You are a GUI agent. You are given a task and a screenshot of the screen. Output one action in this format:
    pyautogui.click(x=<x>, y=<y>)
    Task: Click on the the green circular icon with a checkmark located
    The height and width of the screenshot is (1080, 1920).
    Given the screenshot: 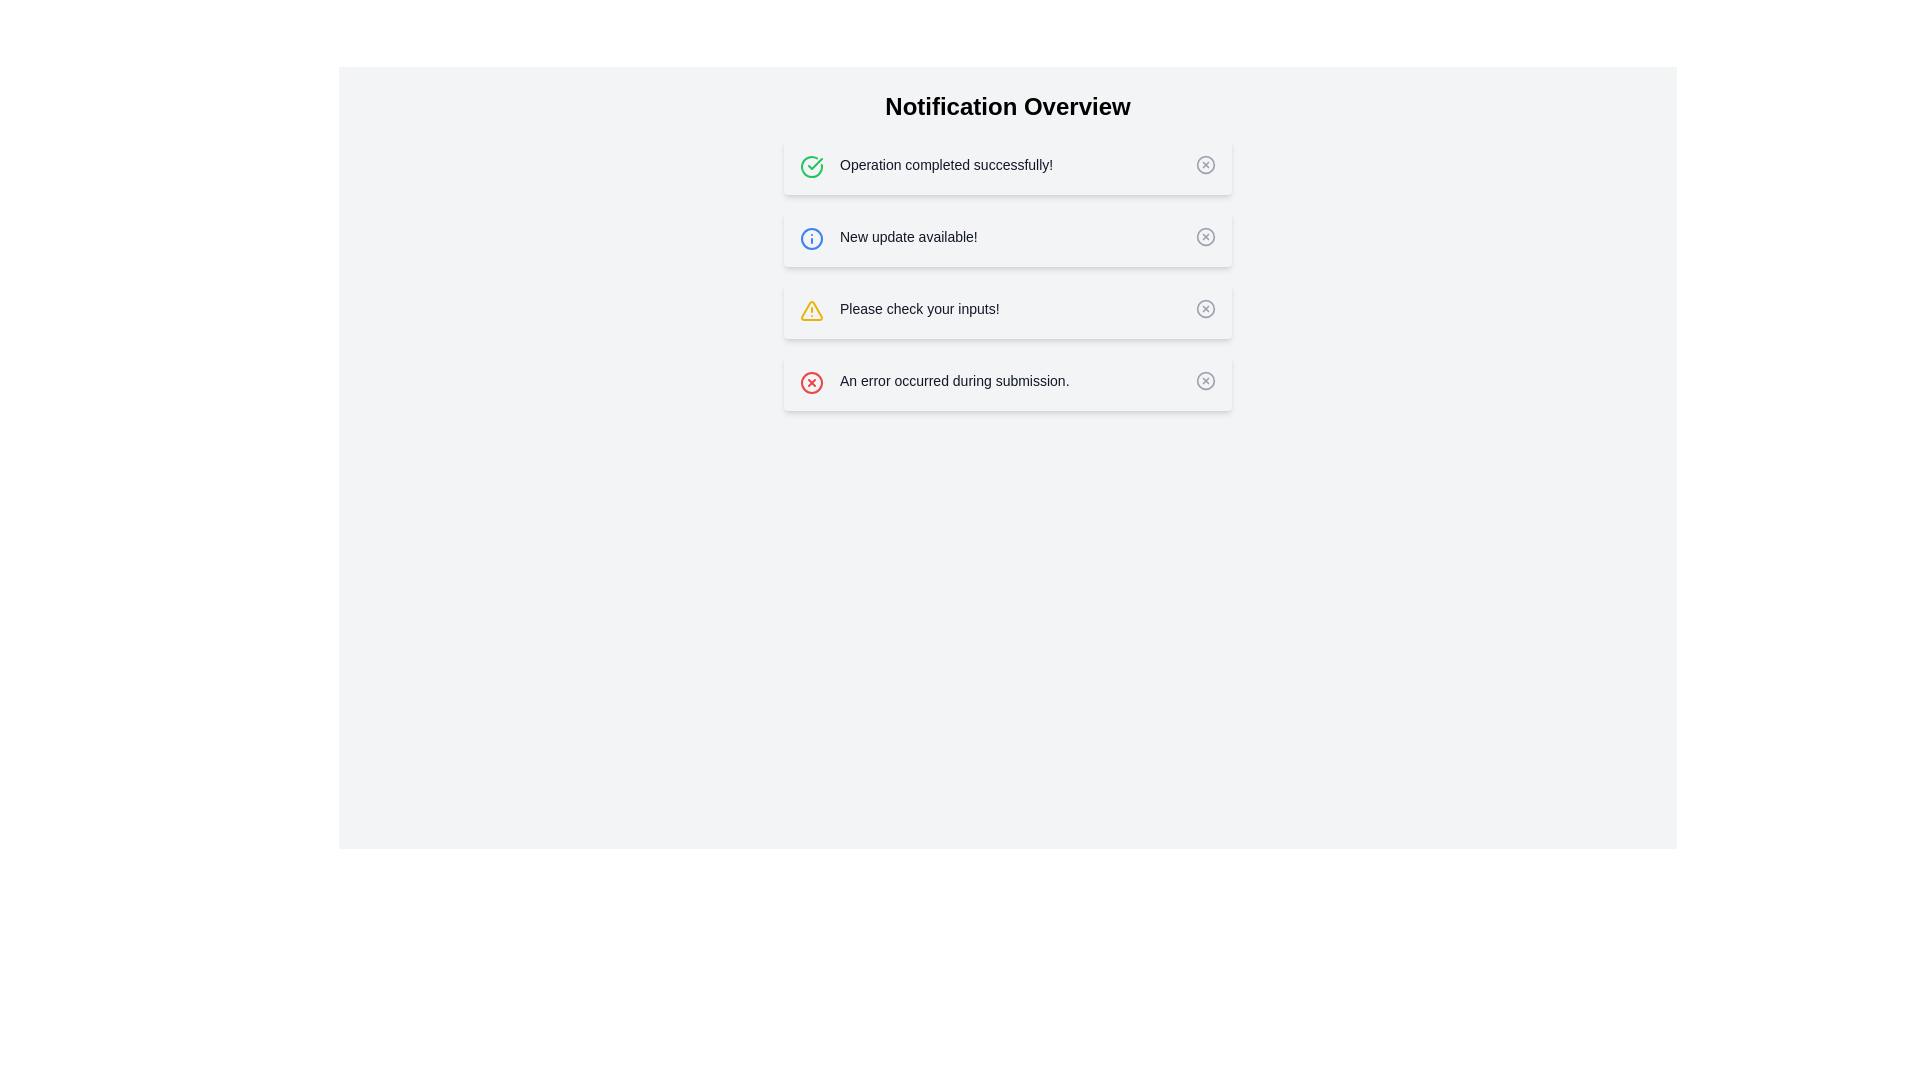 What is the action you would take?
    pyautogui.click(x=811, y=165)
    